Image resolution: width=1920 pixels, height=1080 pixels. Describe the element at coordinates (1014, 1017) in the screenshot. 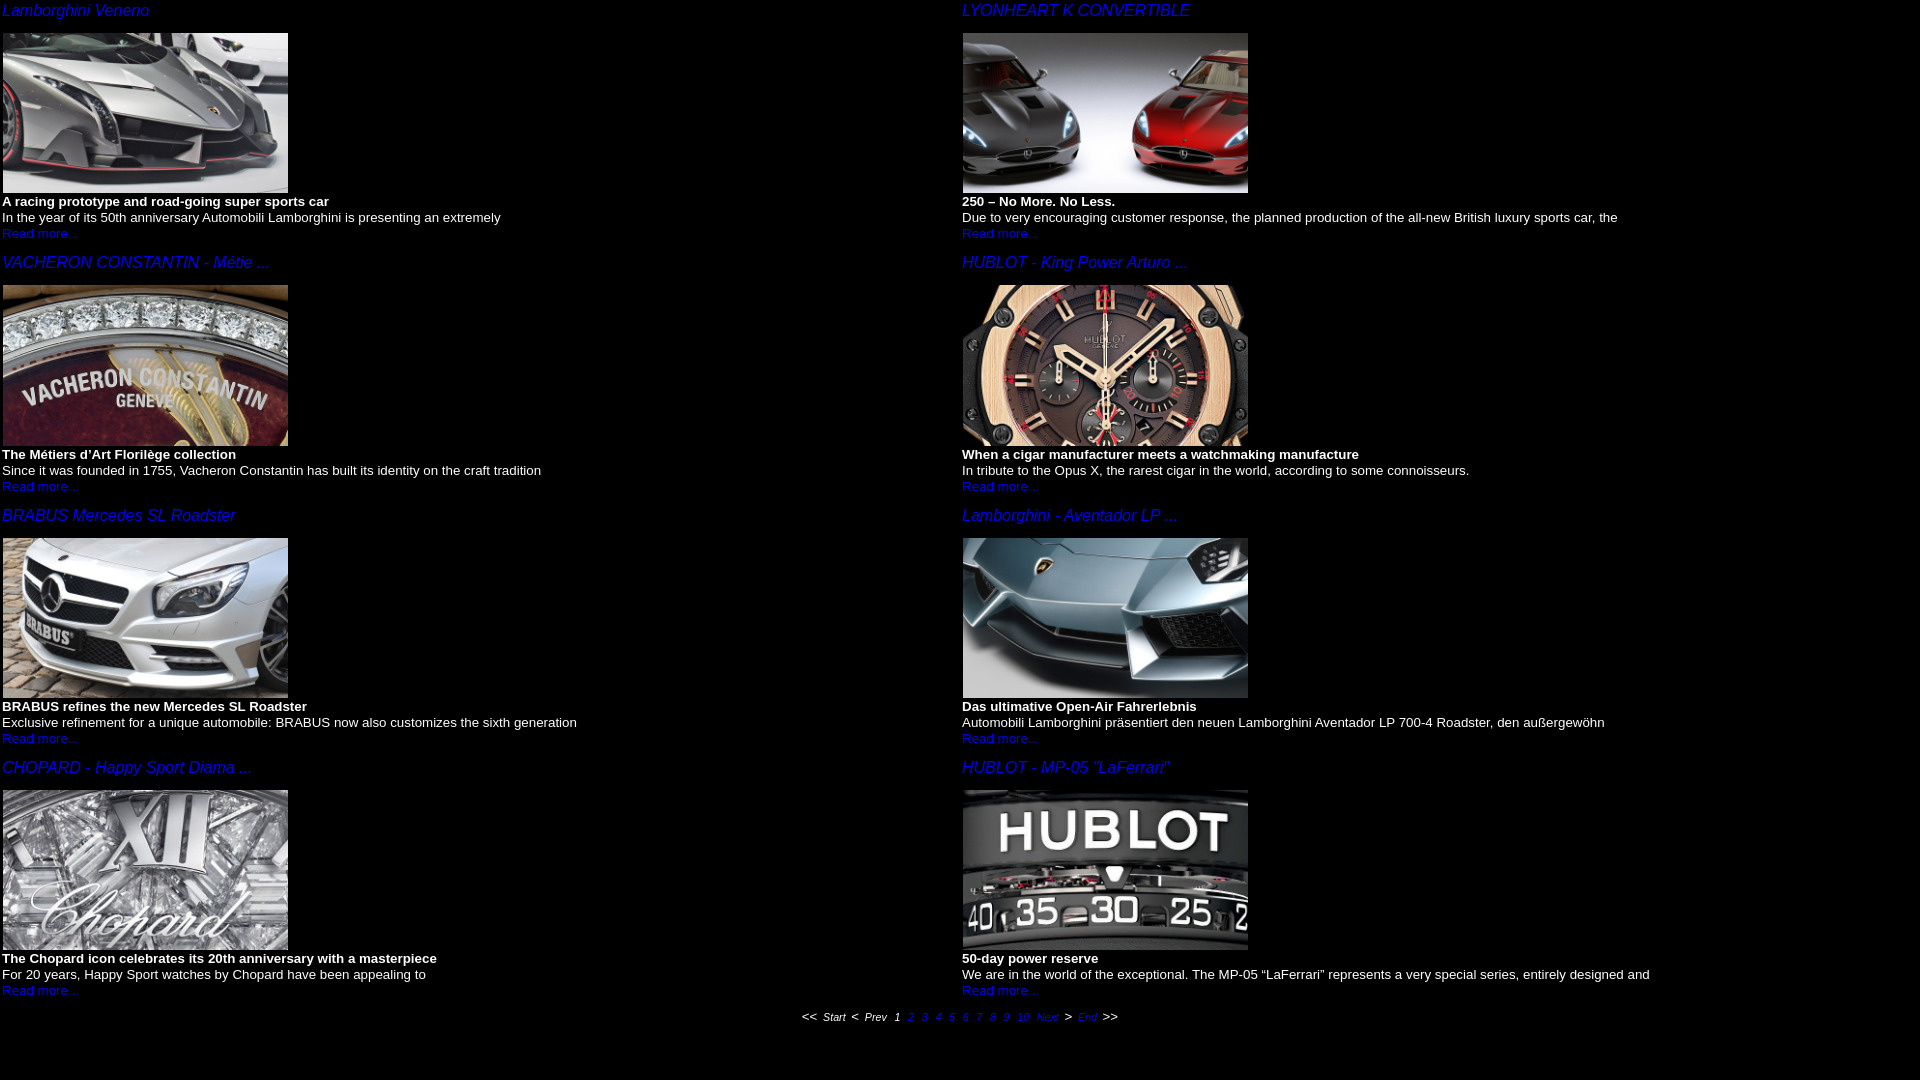

I see `'10'` at that location.